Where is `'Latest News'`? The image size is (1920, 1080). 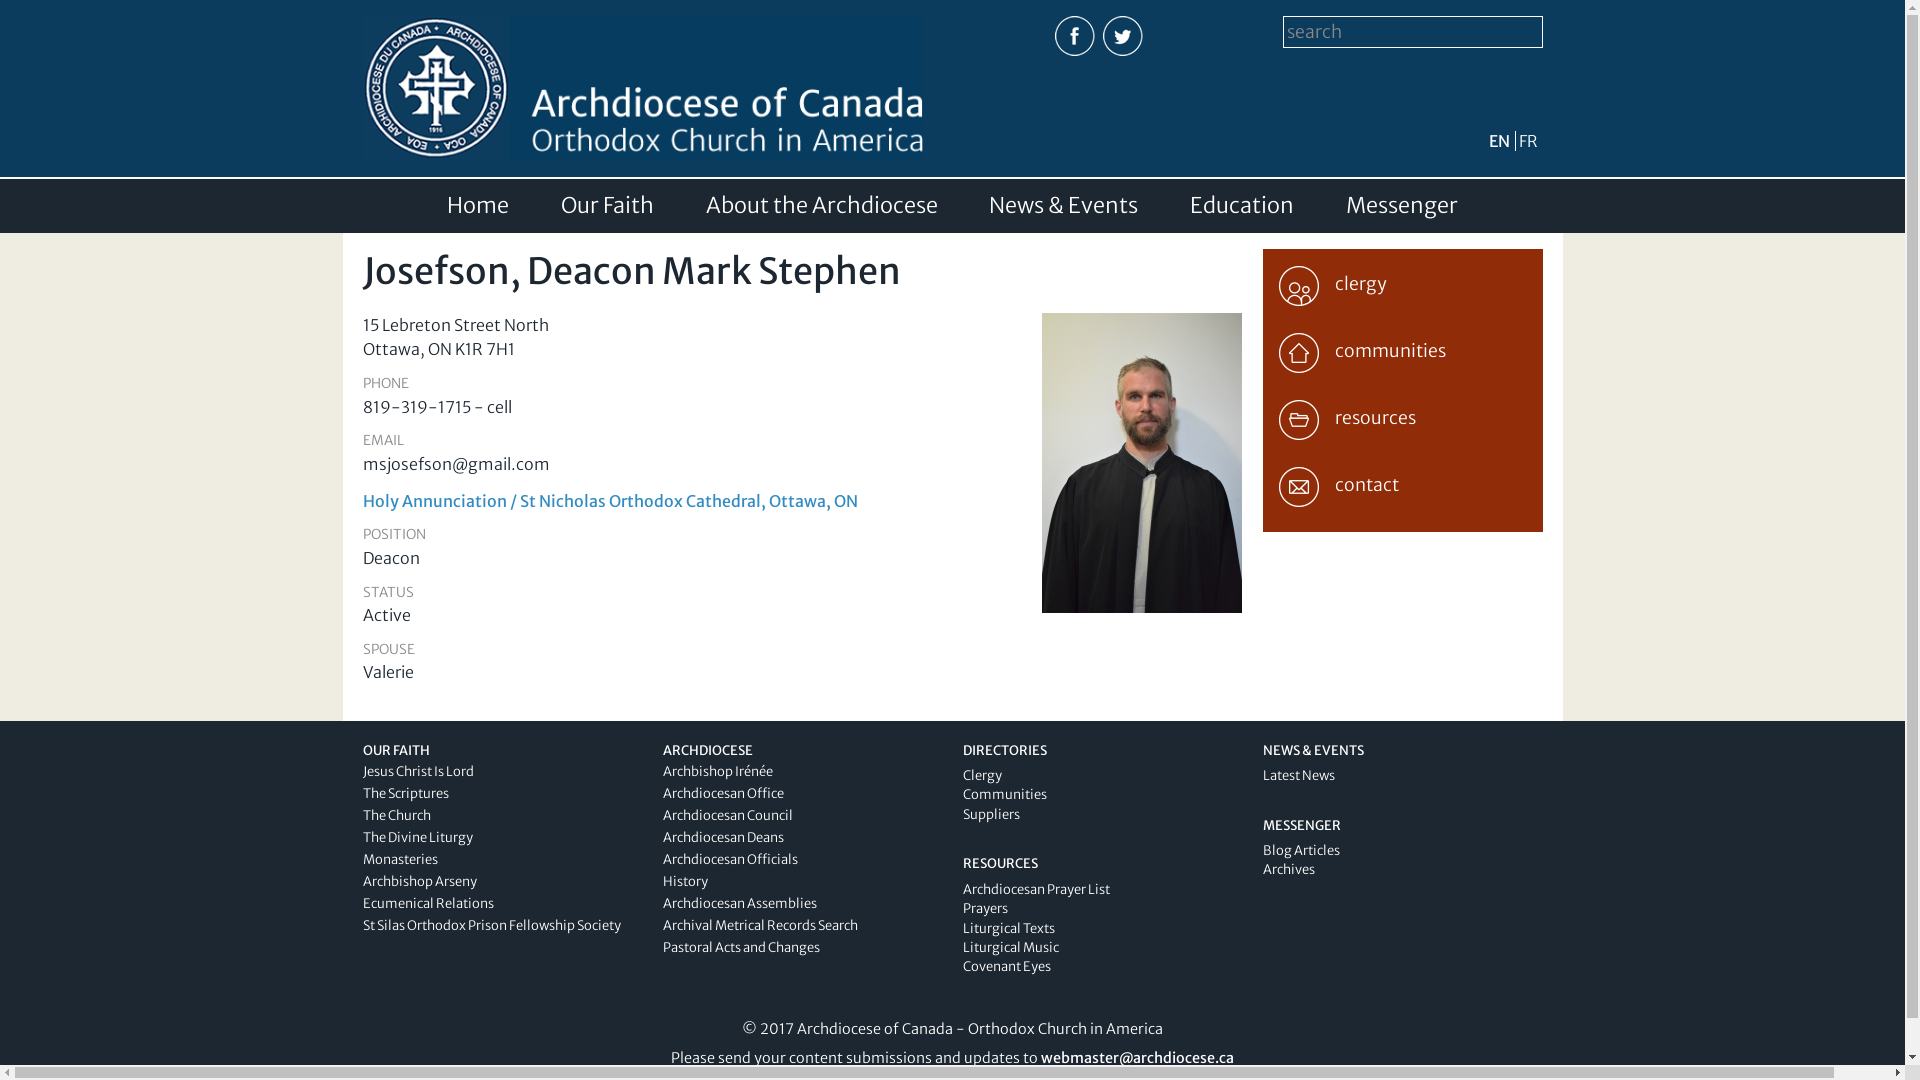
'Latest News' is located at coordinates (1297, 774).